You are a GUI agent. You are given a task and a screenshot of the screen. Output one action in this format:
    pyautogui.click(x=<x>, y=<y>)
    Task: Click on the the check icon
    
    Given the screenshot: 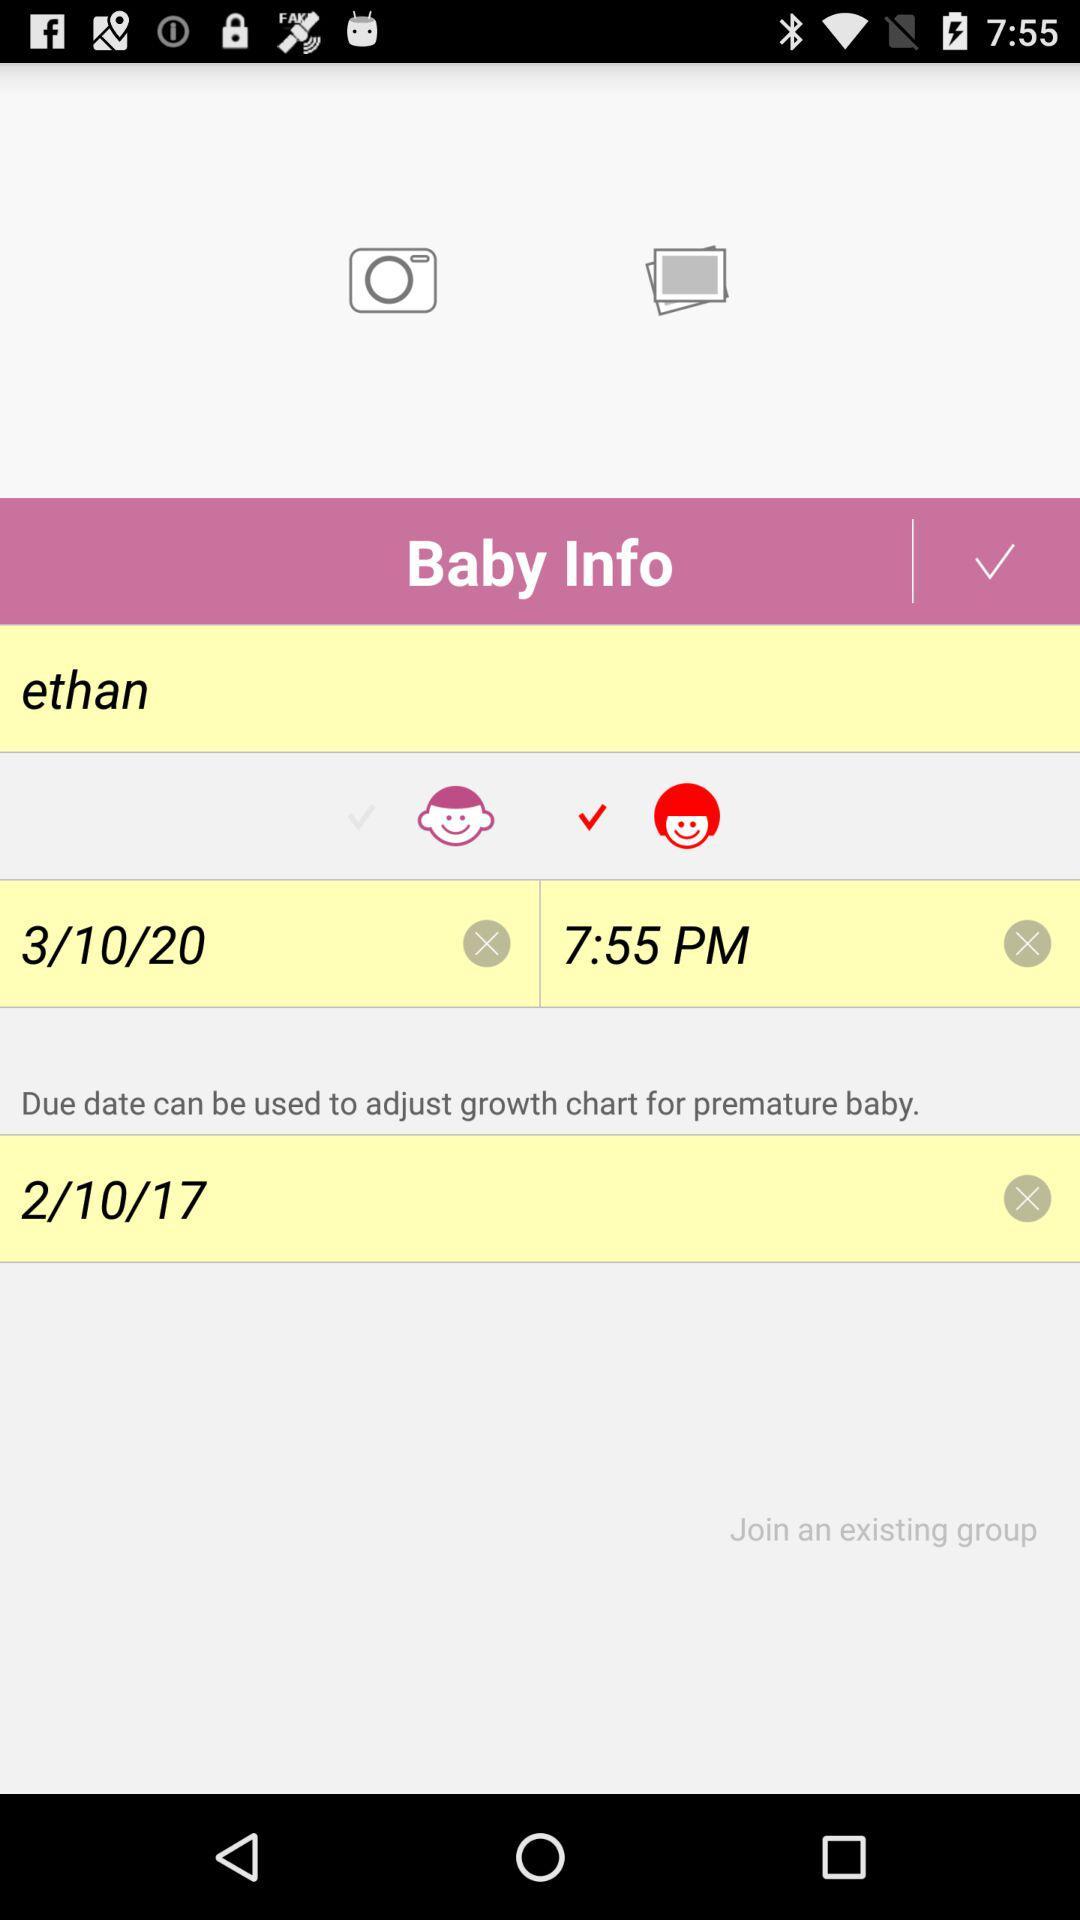 What is the action you would take?
    pyautogui.click(x=995, y=599)
    